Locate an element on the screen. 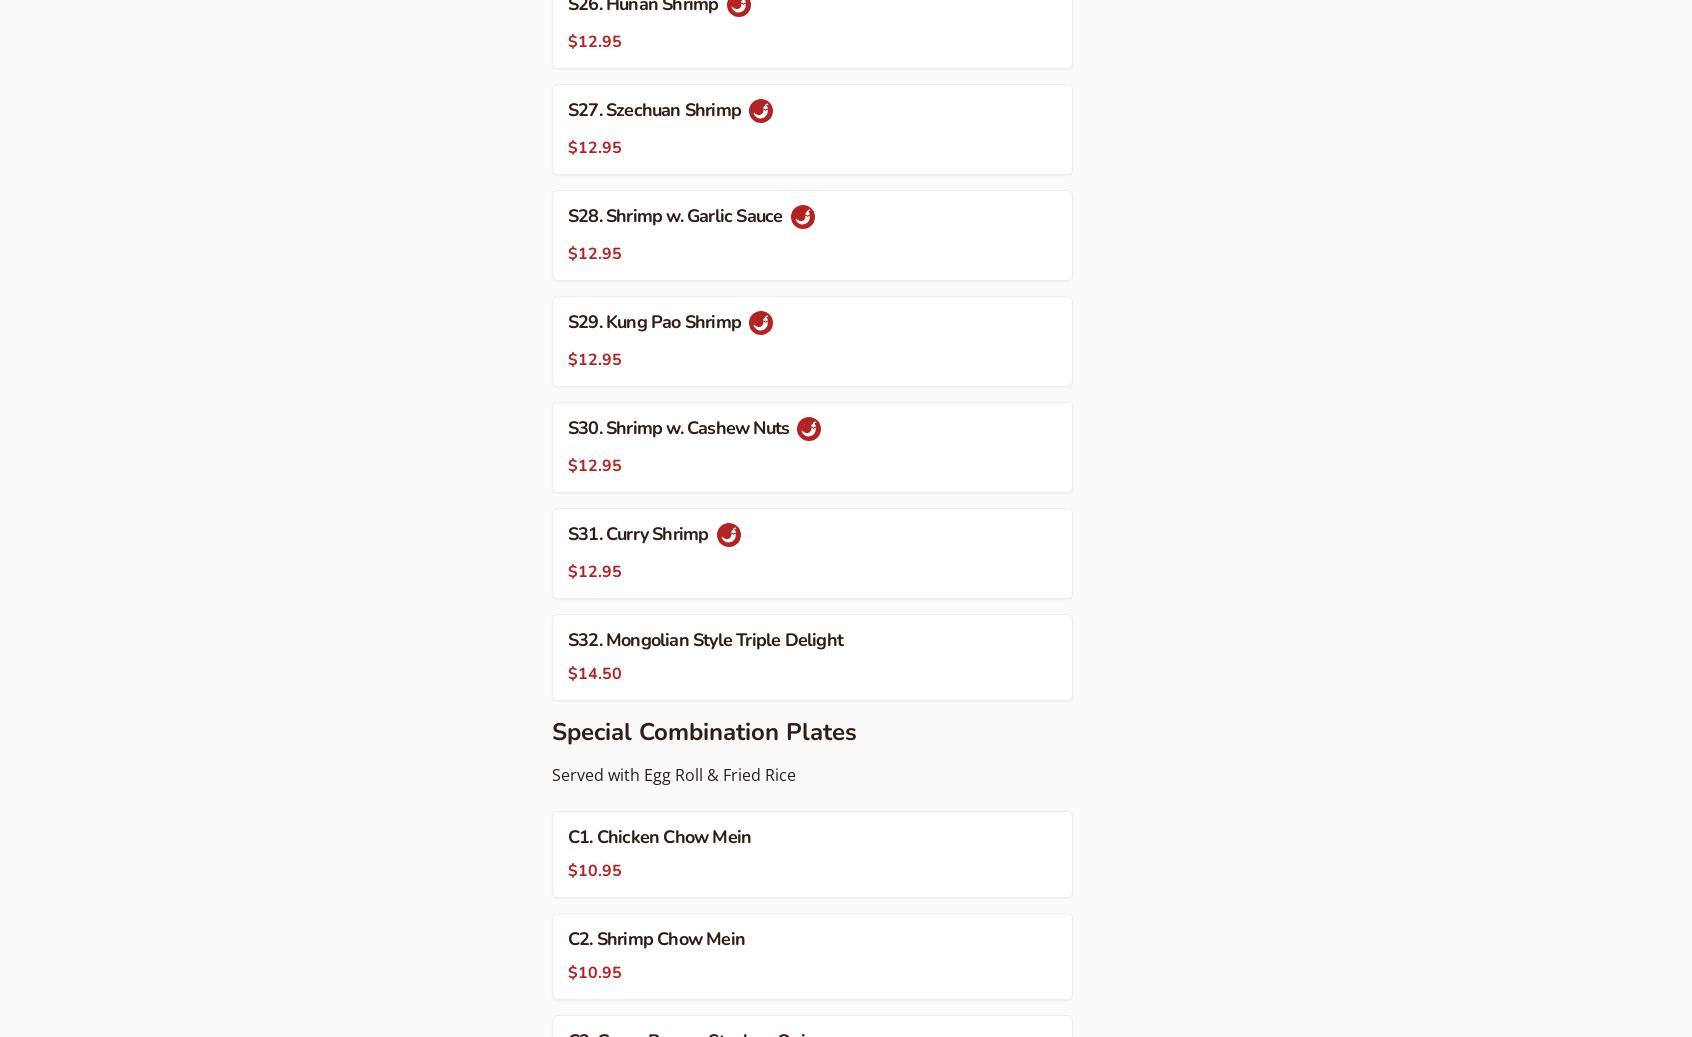 The width and height of the screenshot is (1692, 1037). 'C1. Chicken Chow Mein' is located at coordinates (659, 836).